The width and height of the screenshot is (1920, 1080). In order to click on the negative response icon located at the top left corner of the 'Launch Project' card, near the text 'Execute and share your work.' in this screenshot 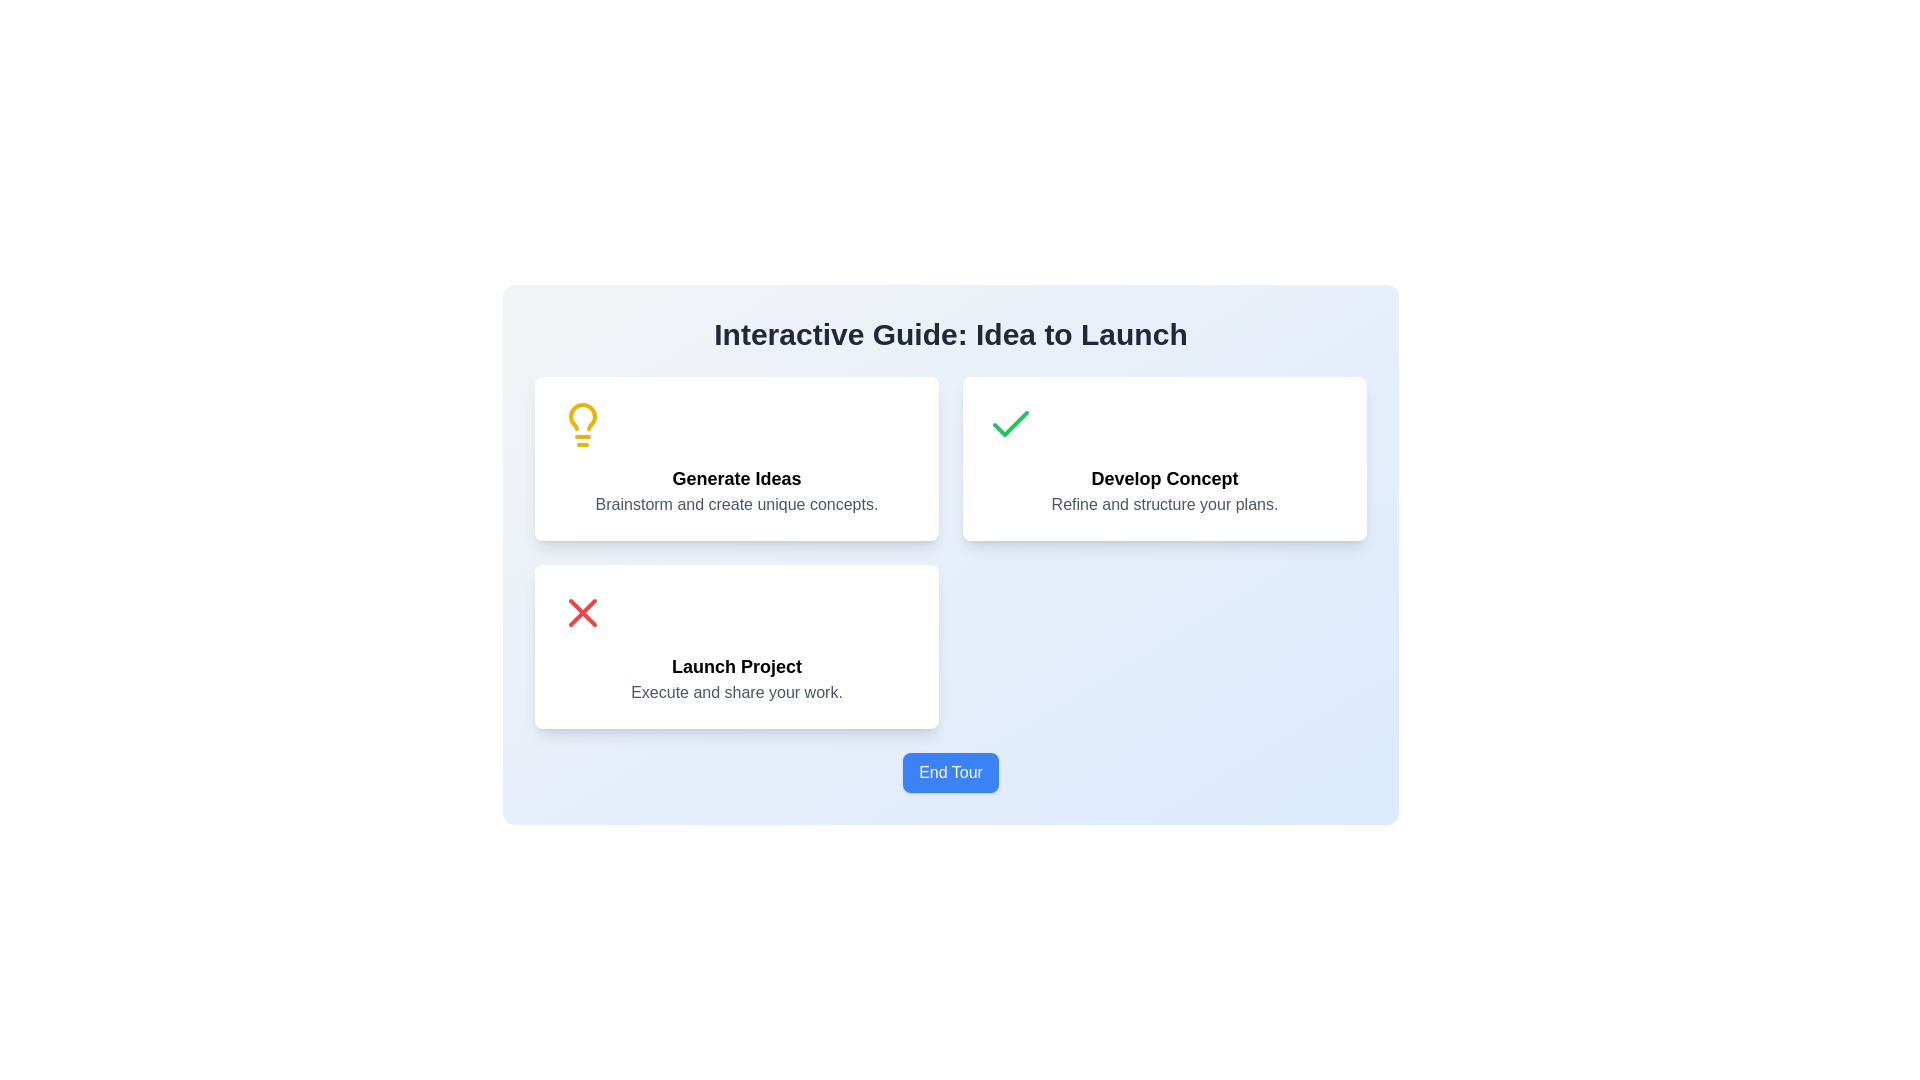, I will do `click(581, 612)`.